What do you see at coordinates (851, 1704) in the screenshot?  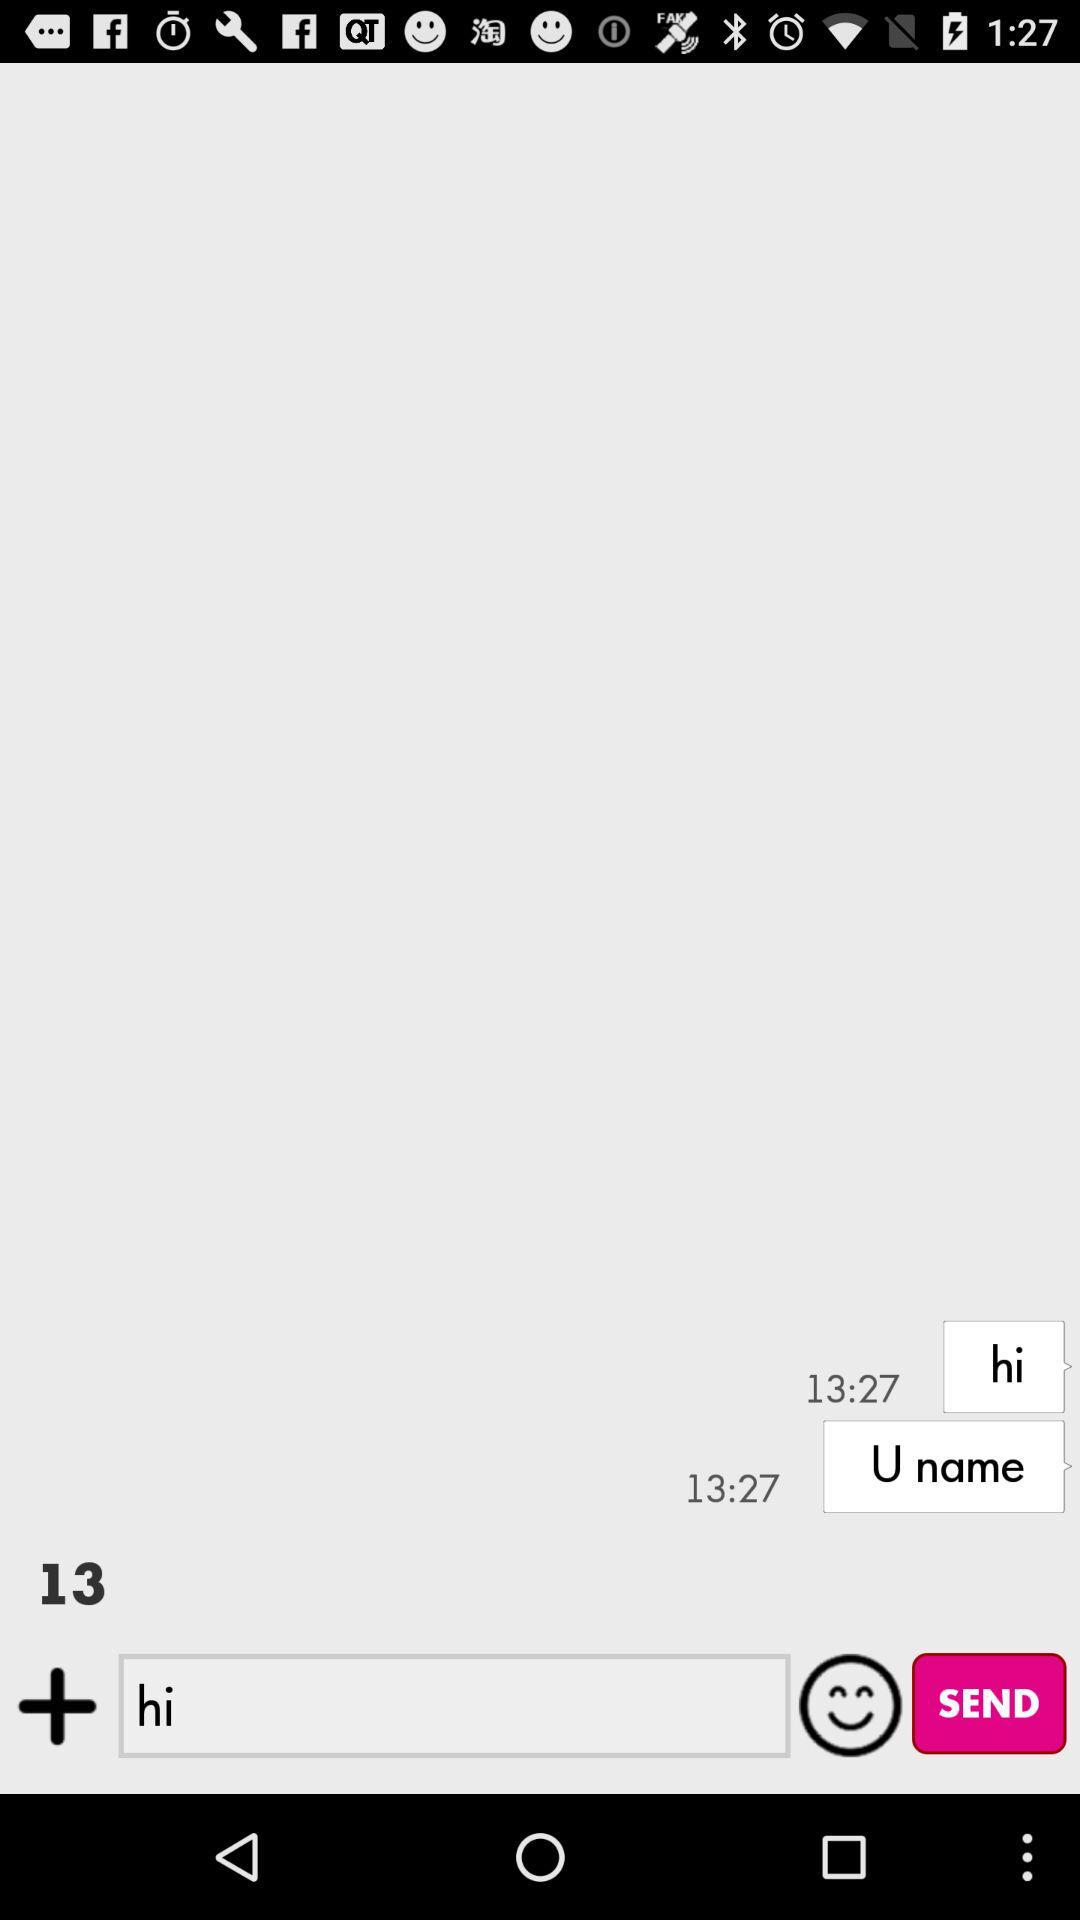 I see `emoji selection` at bounding box center [851, 1704].